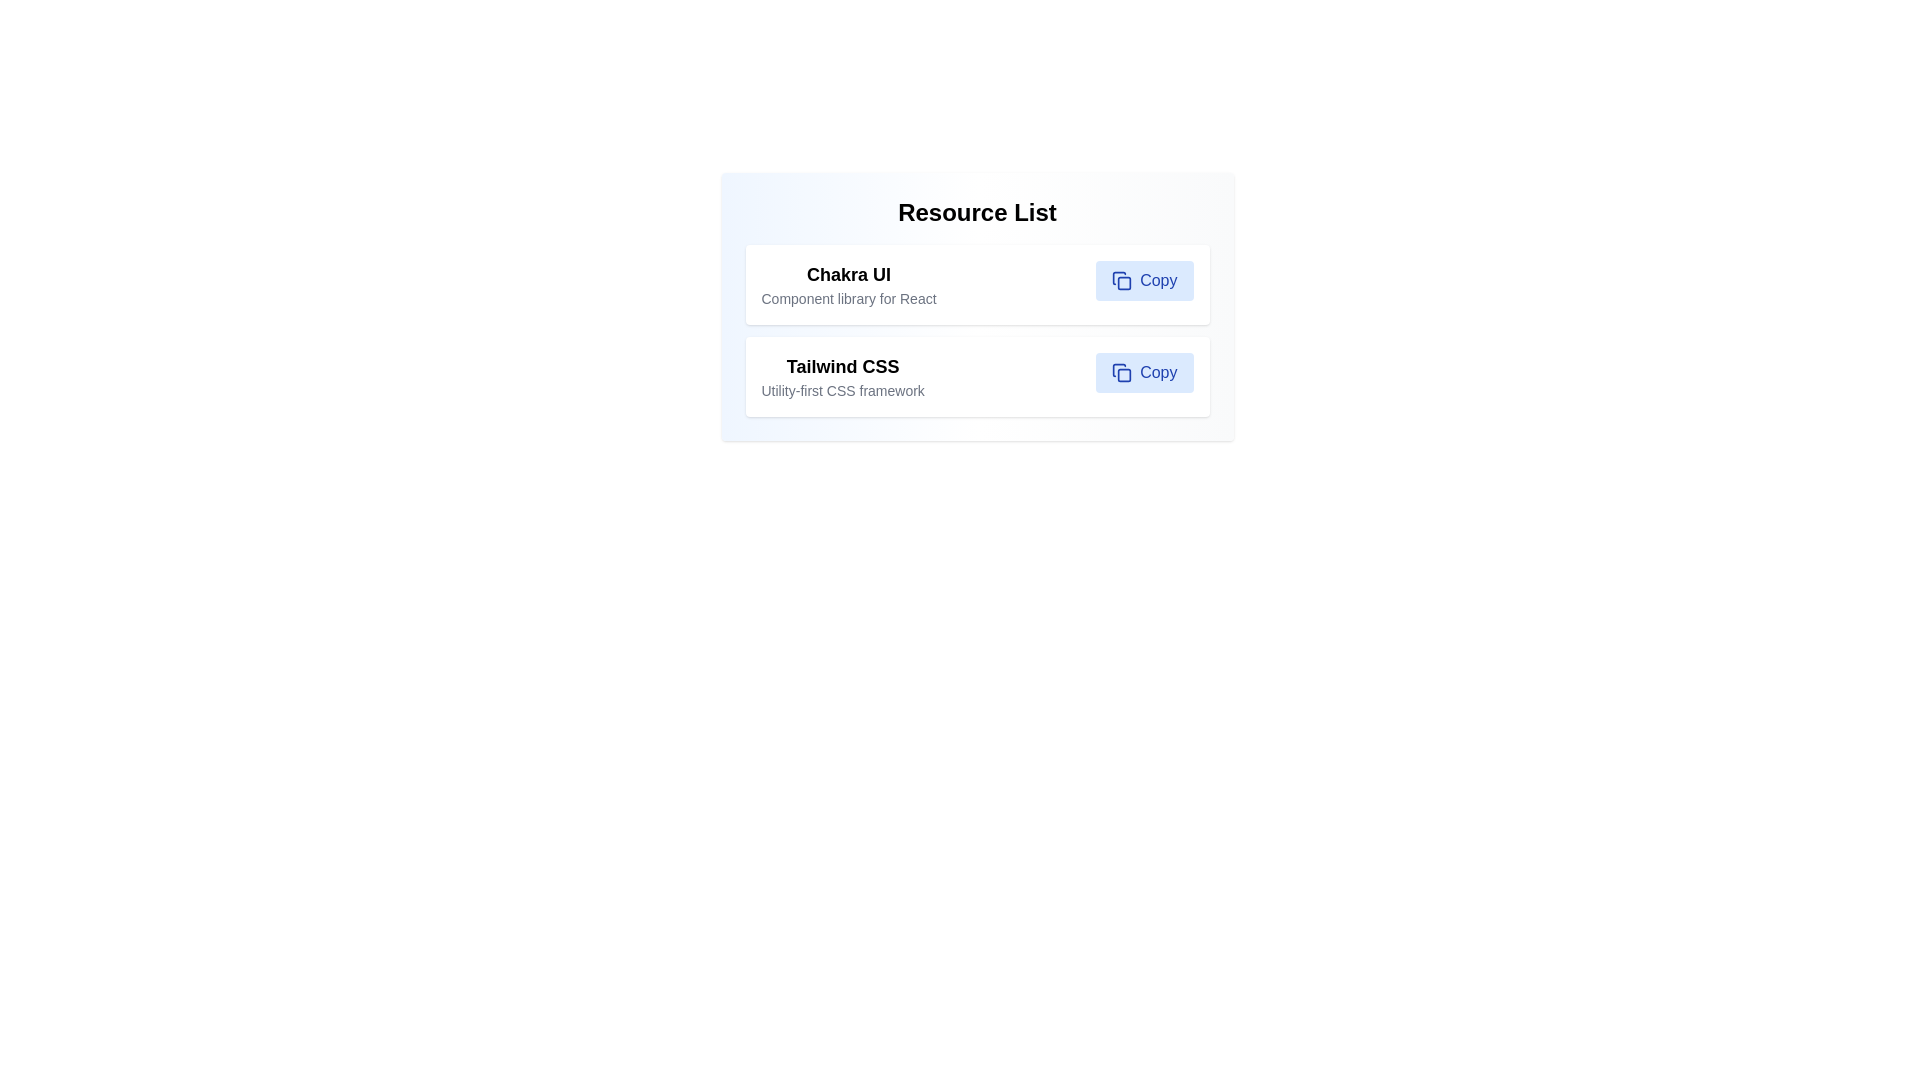  Describe the element at coordinates (849, 299) in the screenshot. I see `the text label that reads 'Component library for React', which is styled in a small gray font and located beneath the heading 'Chakra UI' in the Resource List section` at that location.